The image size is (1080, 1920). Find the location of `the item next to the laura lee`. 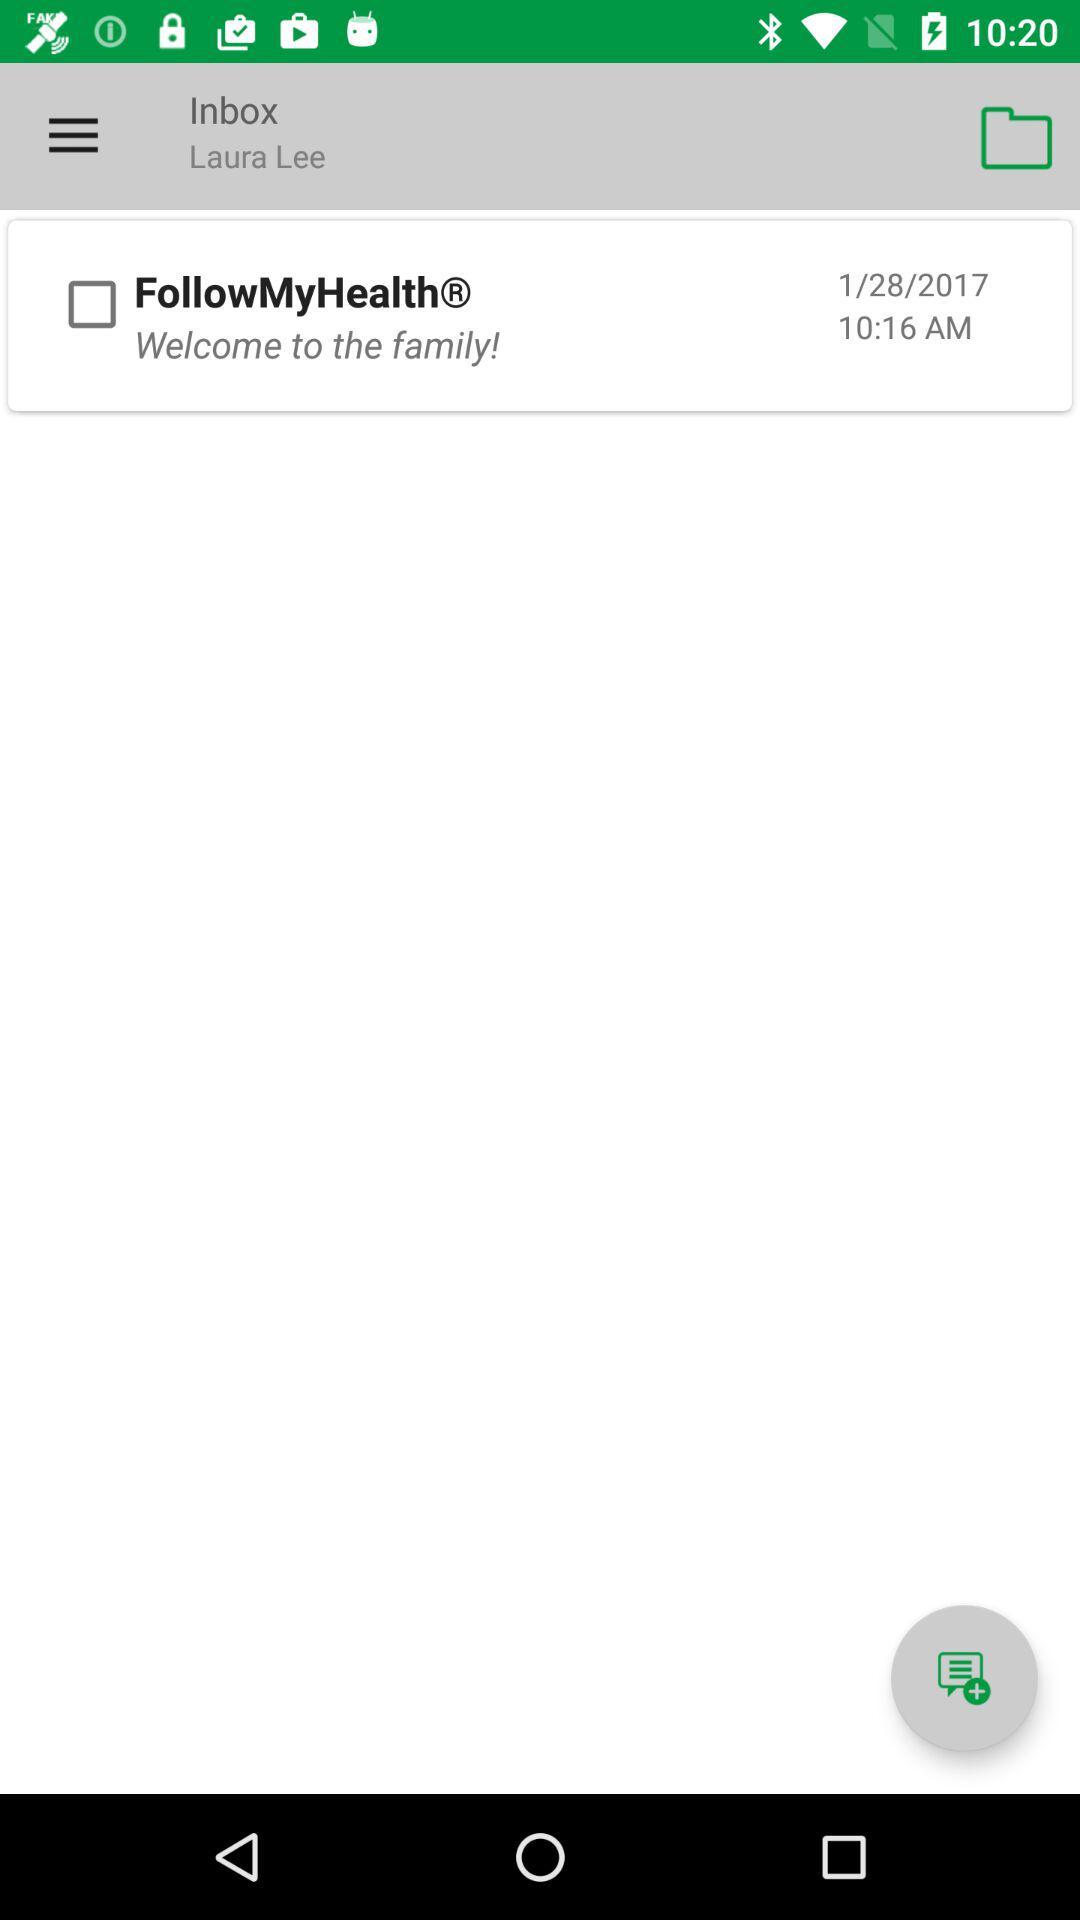

the item next to the laura lee is located at coordinates (1017, 135).